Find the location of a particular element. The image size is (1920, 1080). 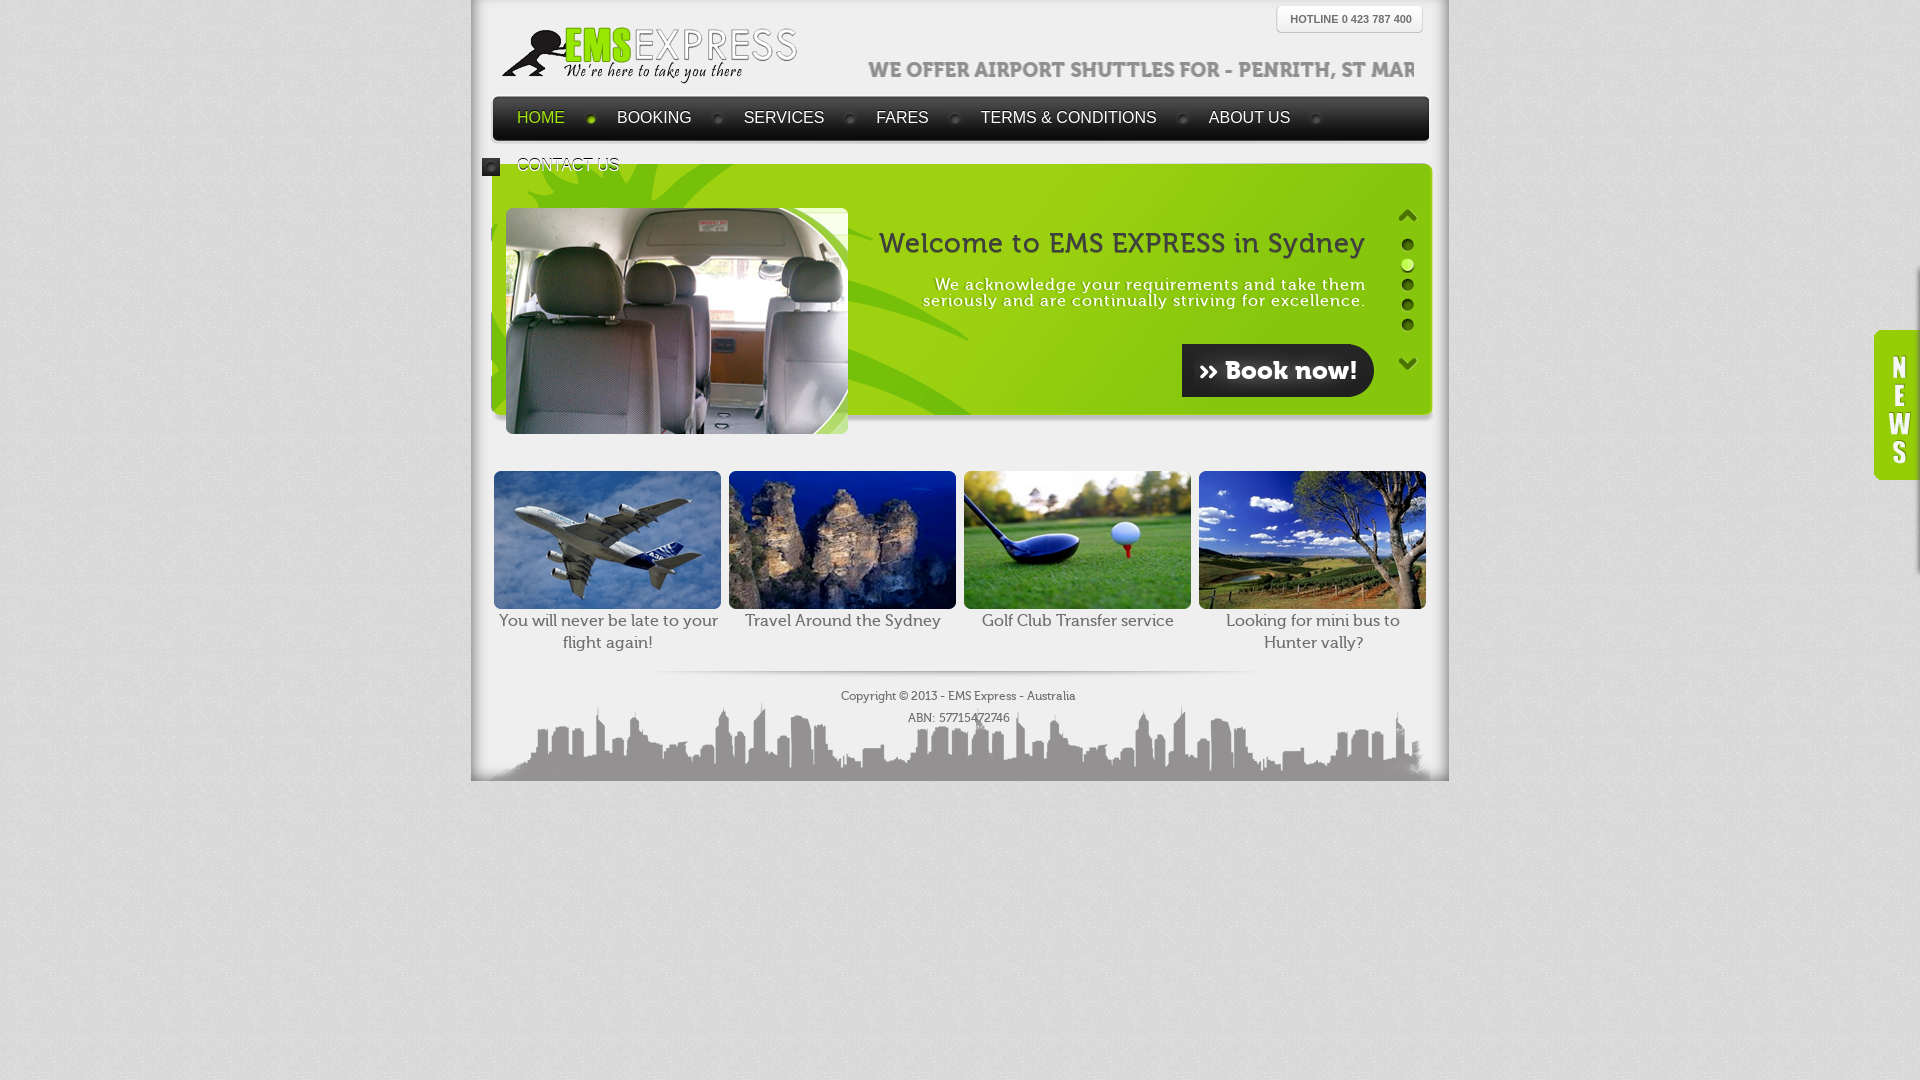

'Book now!' is located at coordinates (1276, 370).